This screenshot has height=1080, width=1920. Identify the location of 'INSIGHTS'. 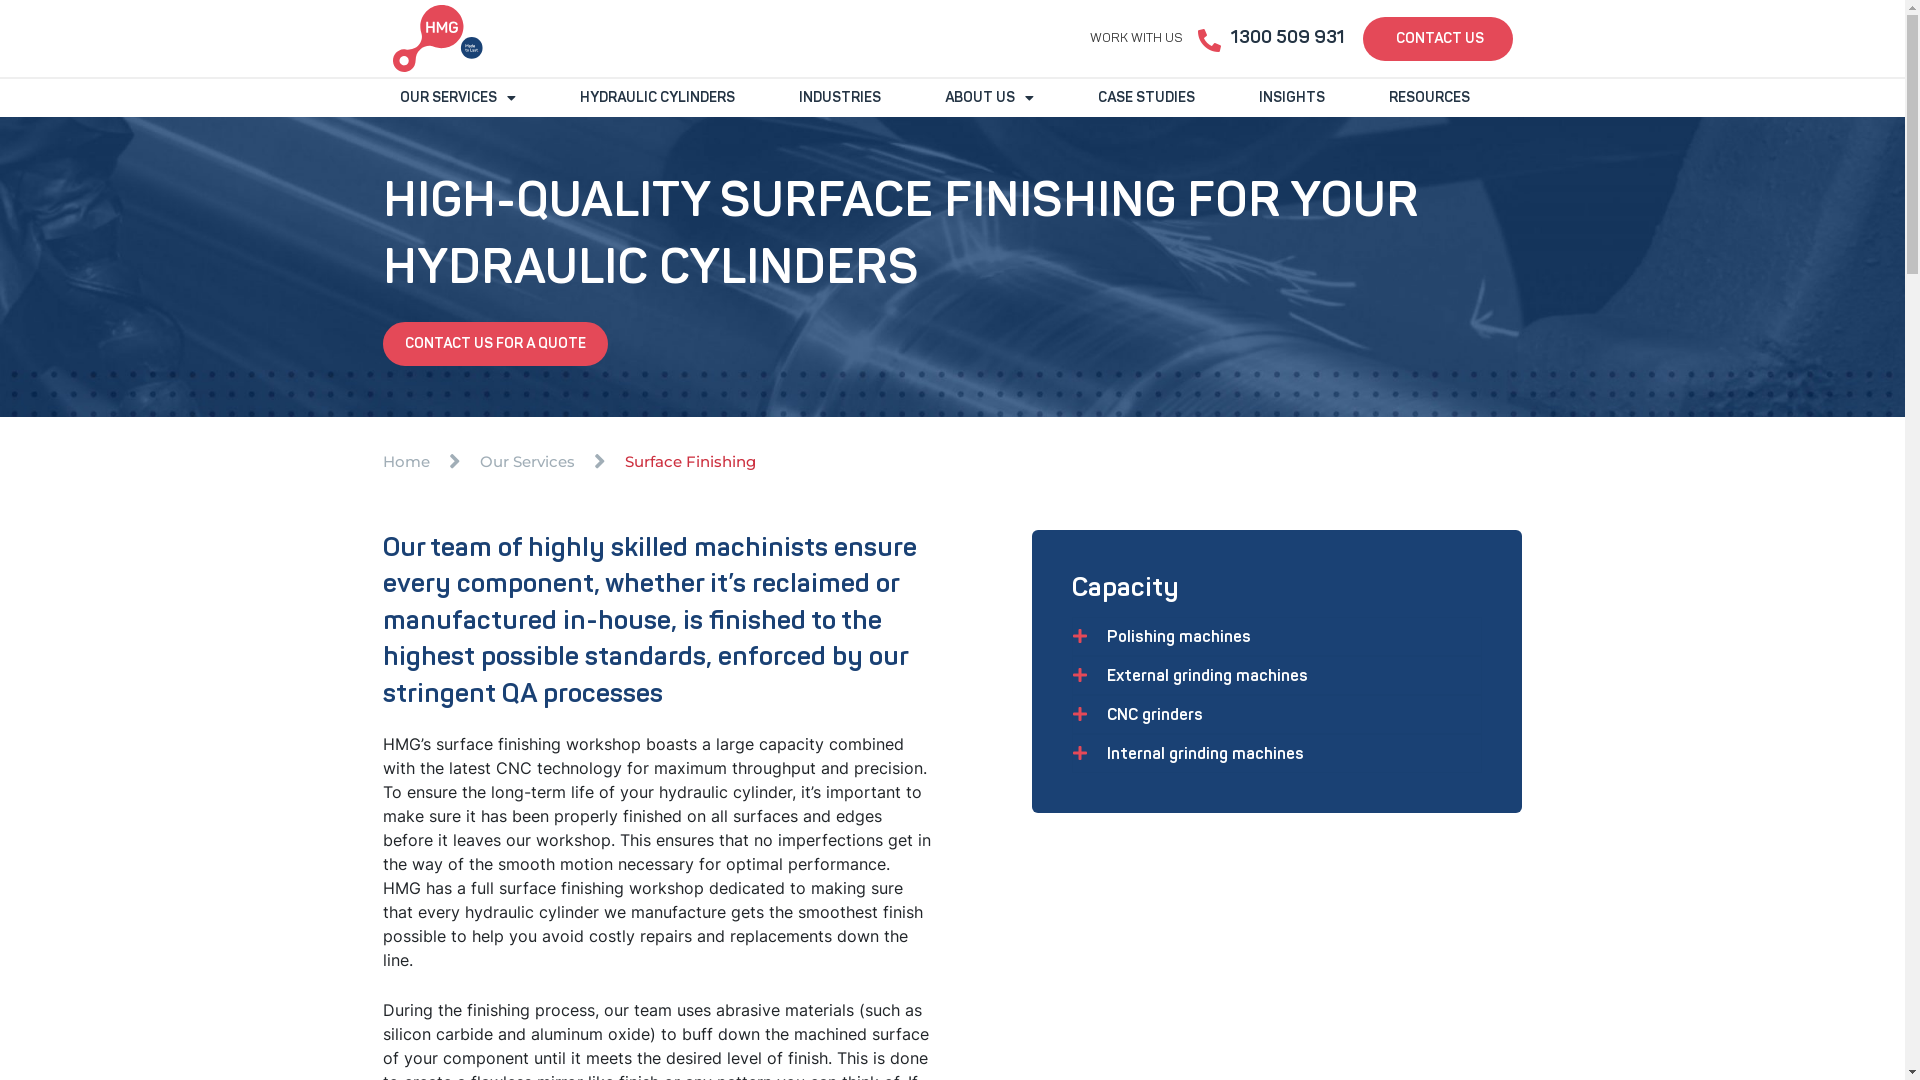
(1291, 97).